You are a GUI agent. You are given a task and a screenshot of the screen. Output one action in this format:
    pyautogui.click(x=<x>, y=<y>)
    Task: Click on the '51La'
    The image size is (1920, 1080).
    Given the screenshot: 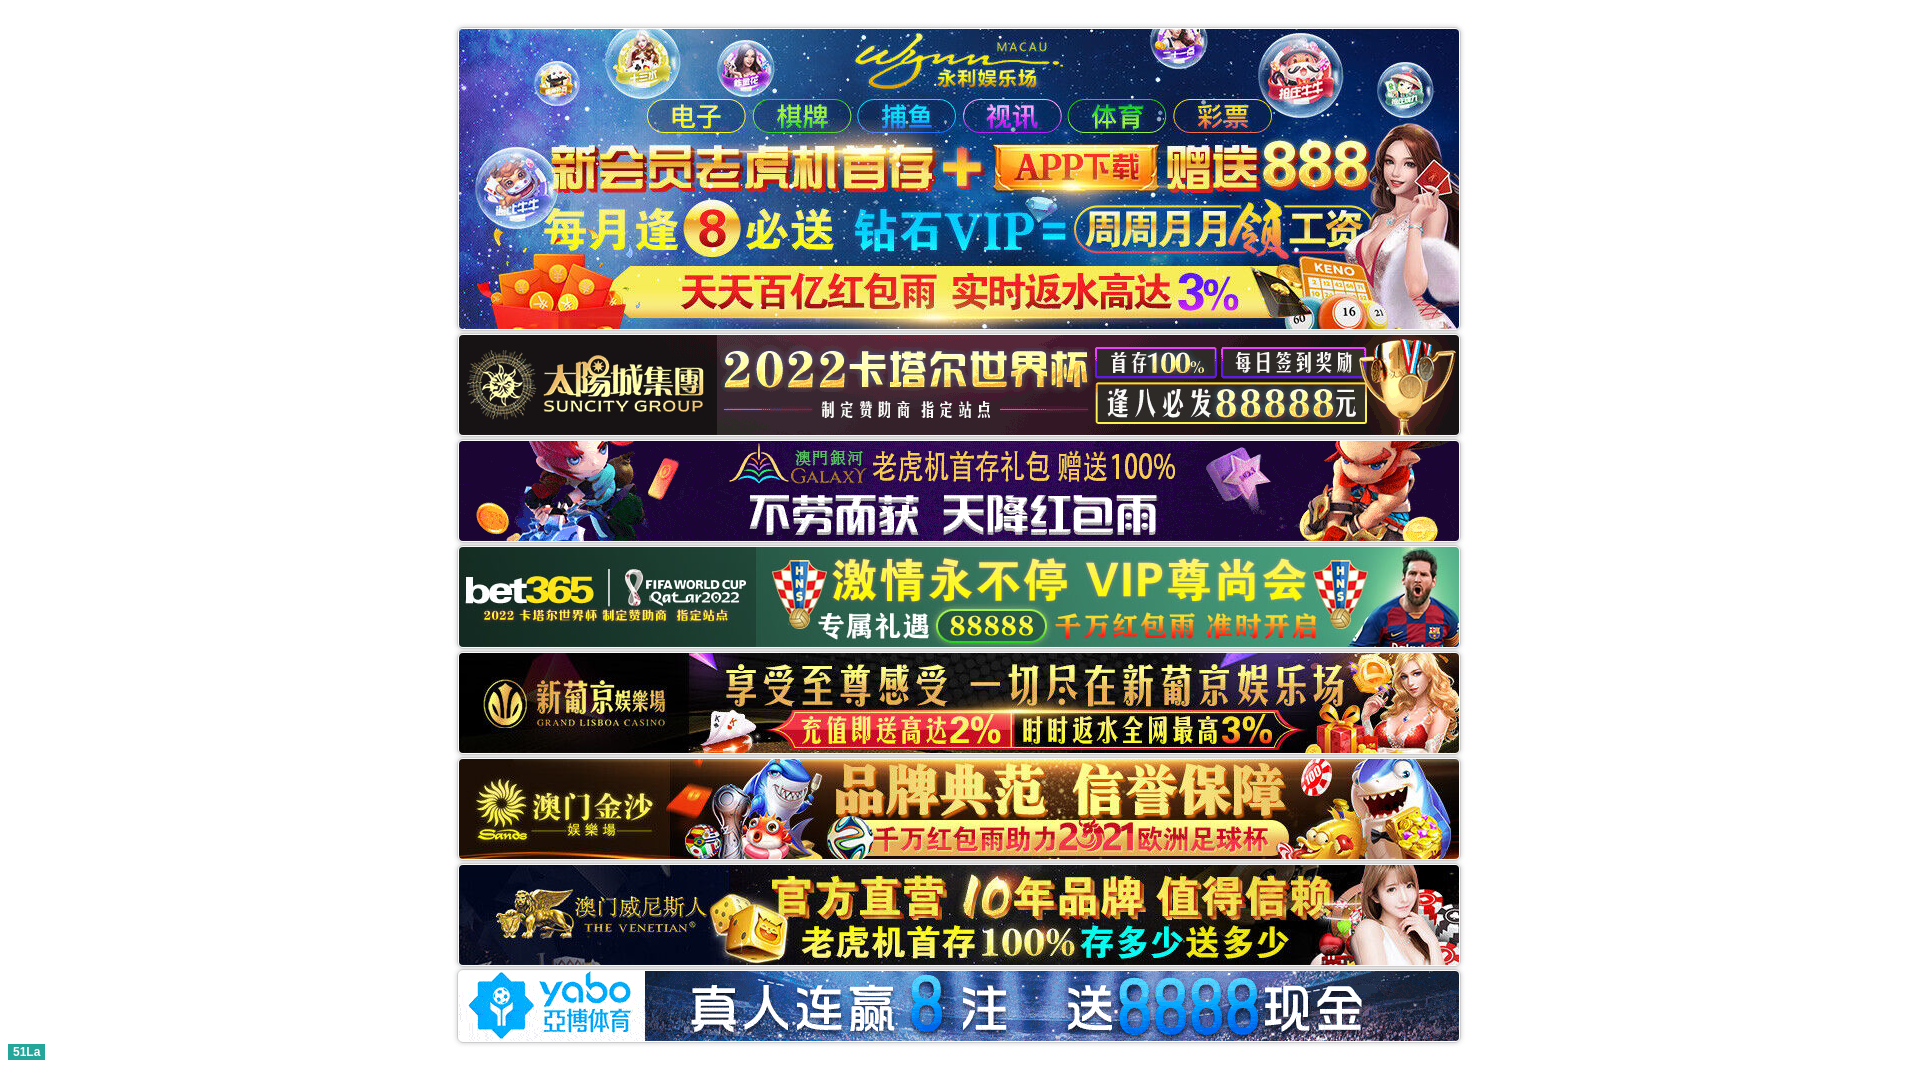 What is the action you would take?
    pyautogui.click(x=26, y=1049)
    